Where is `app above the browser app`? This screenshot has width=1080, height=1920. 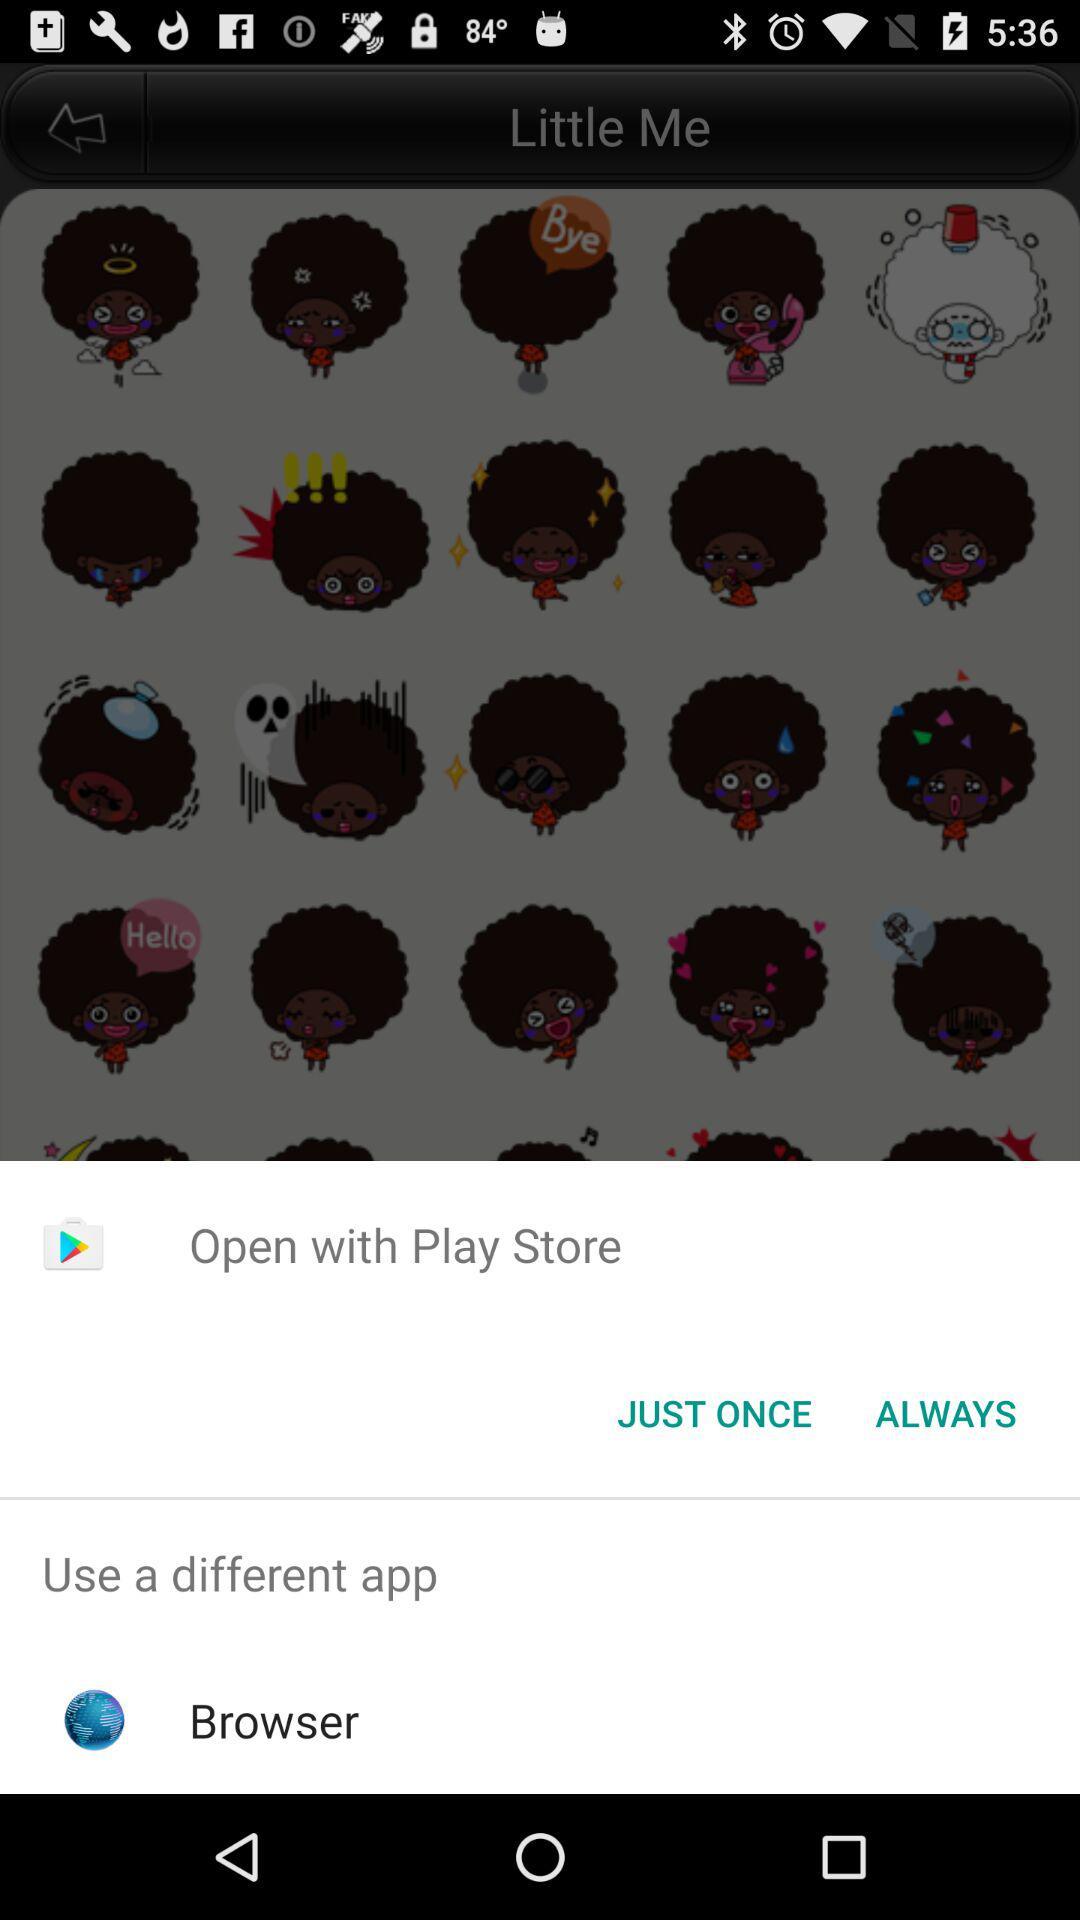
app above the browser app is located at coordinates (540, 1572).